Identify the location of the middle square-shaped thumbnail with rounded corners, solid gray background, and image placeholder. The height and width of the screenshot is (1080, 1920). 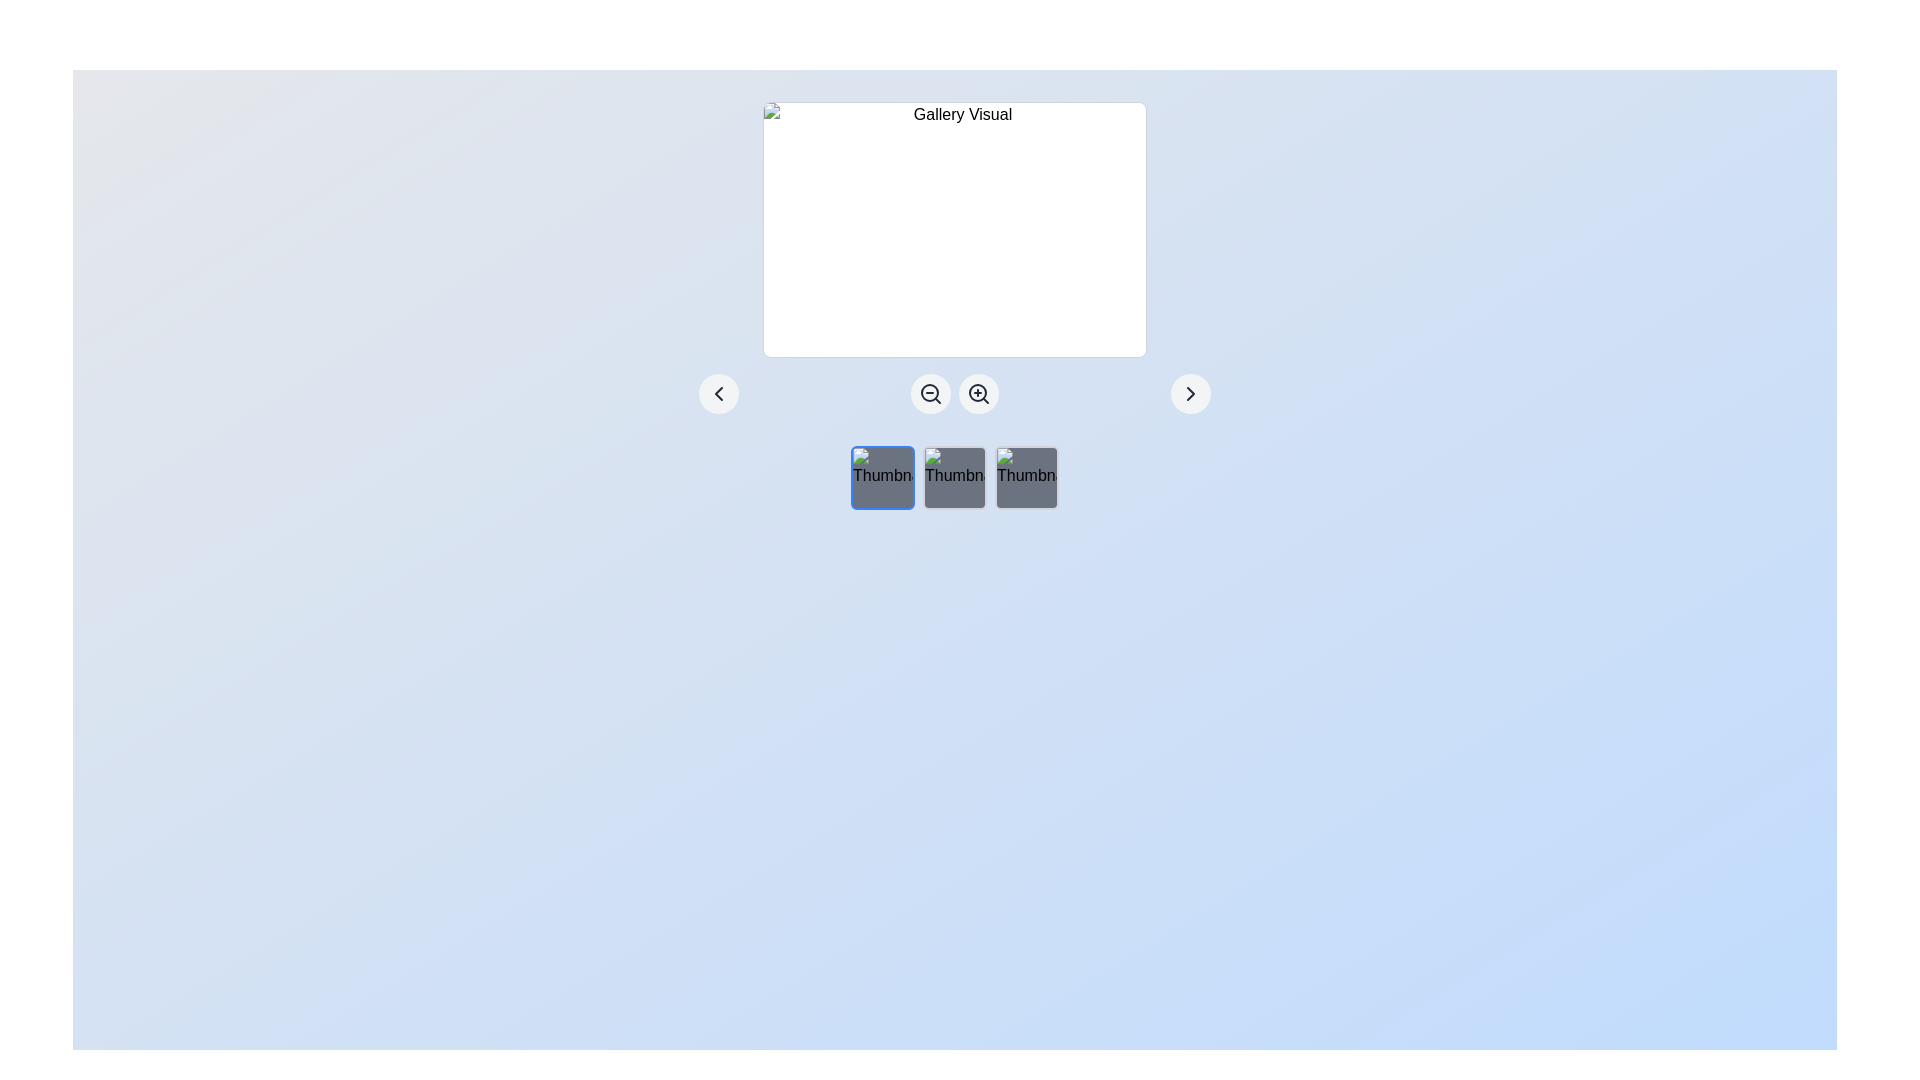
(954, 478).